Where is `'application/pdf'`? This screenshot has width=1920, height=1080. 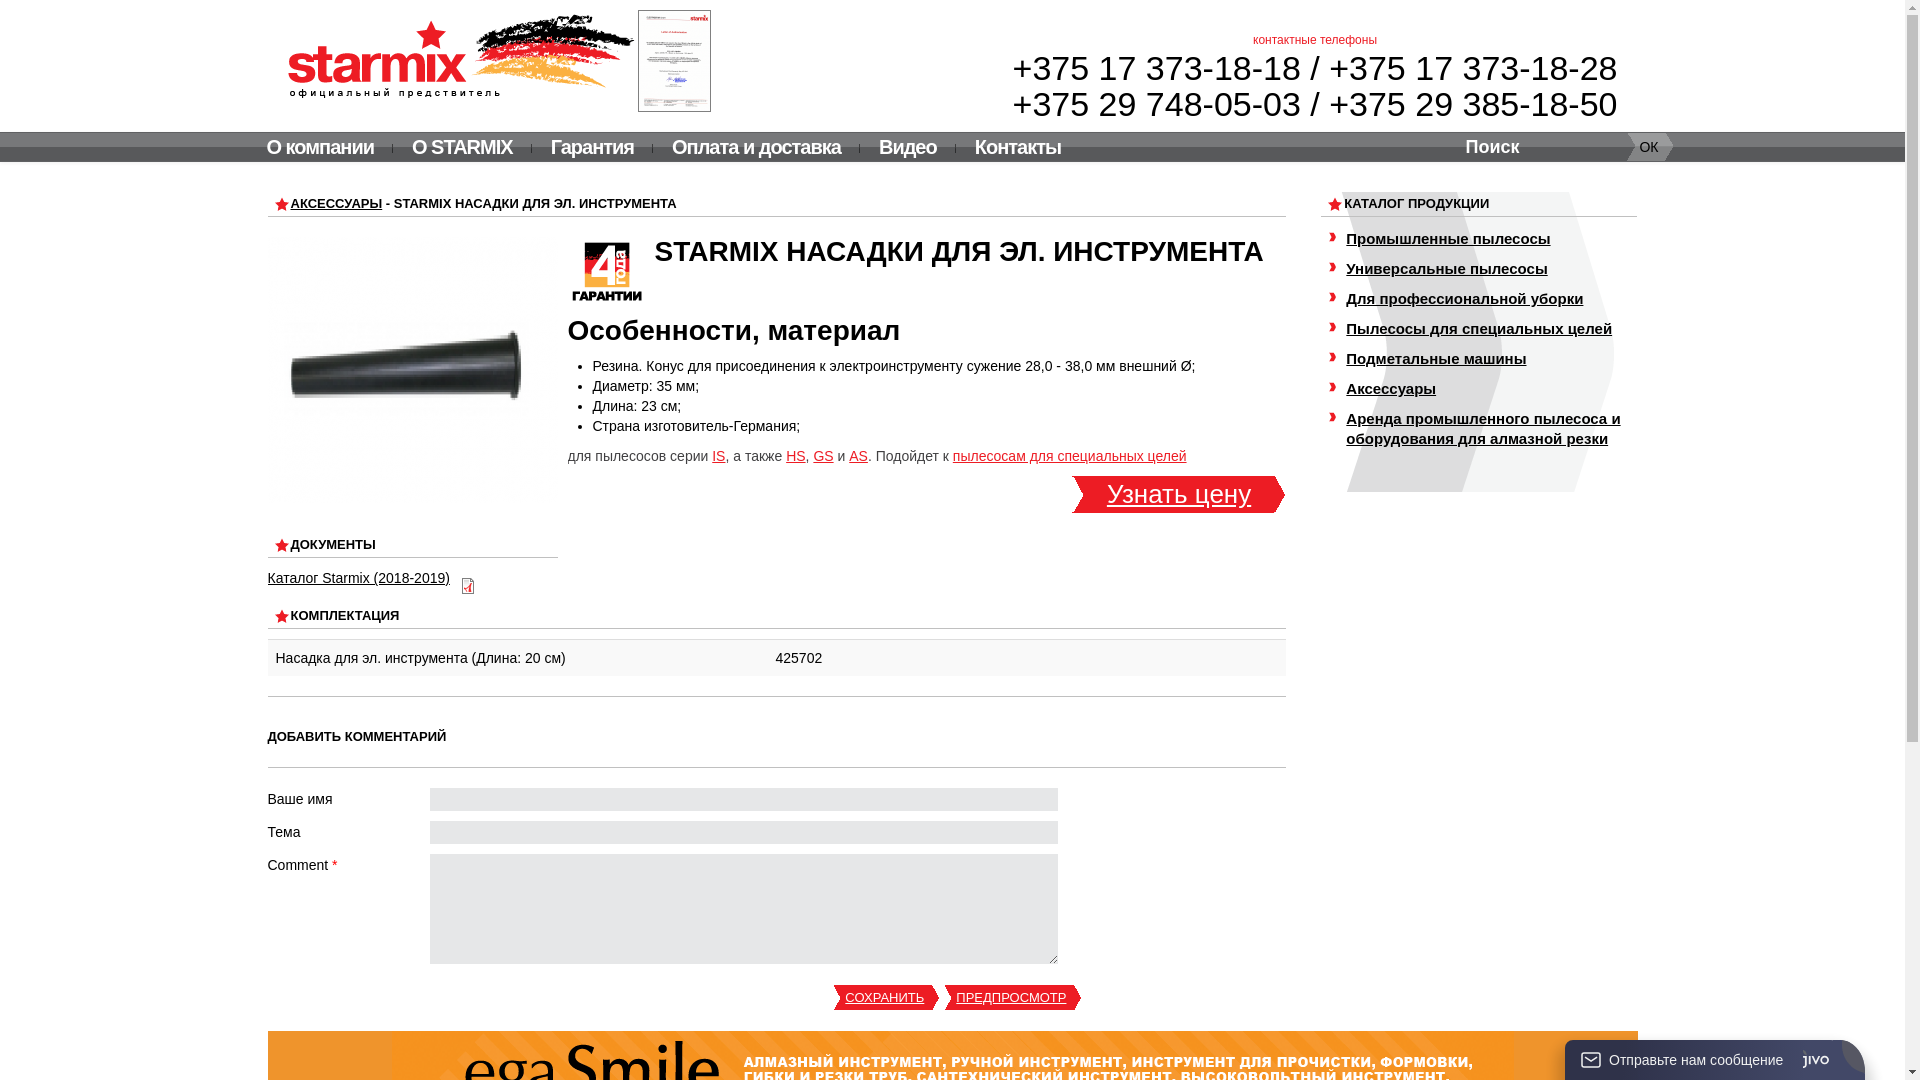
'application/pdf' is located at coordinates (459, 585).